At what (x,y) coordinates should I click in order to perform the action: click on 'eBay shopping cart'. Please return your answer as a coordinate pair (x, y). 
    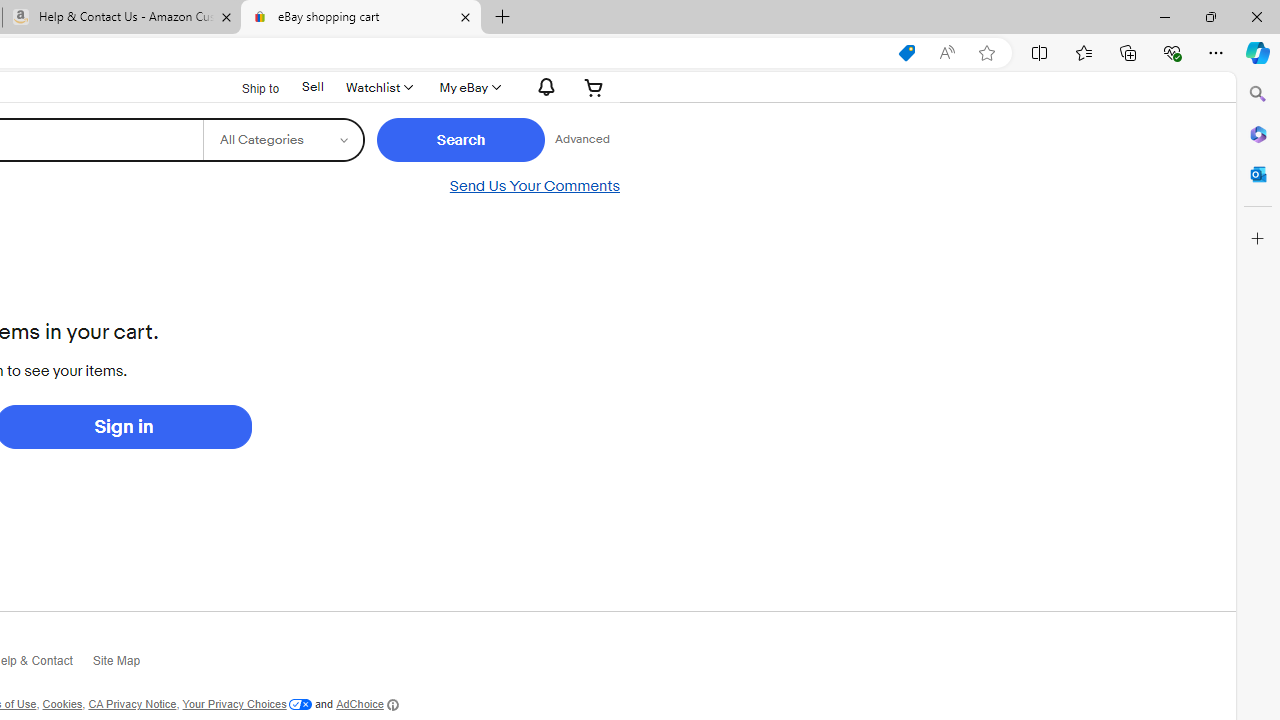
    Looking at the image, I should click on (360, 17).